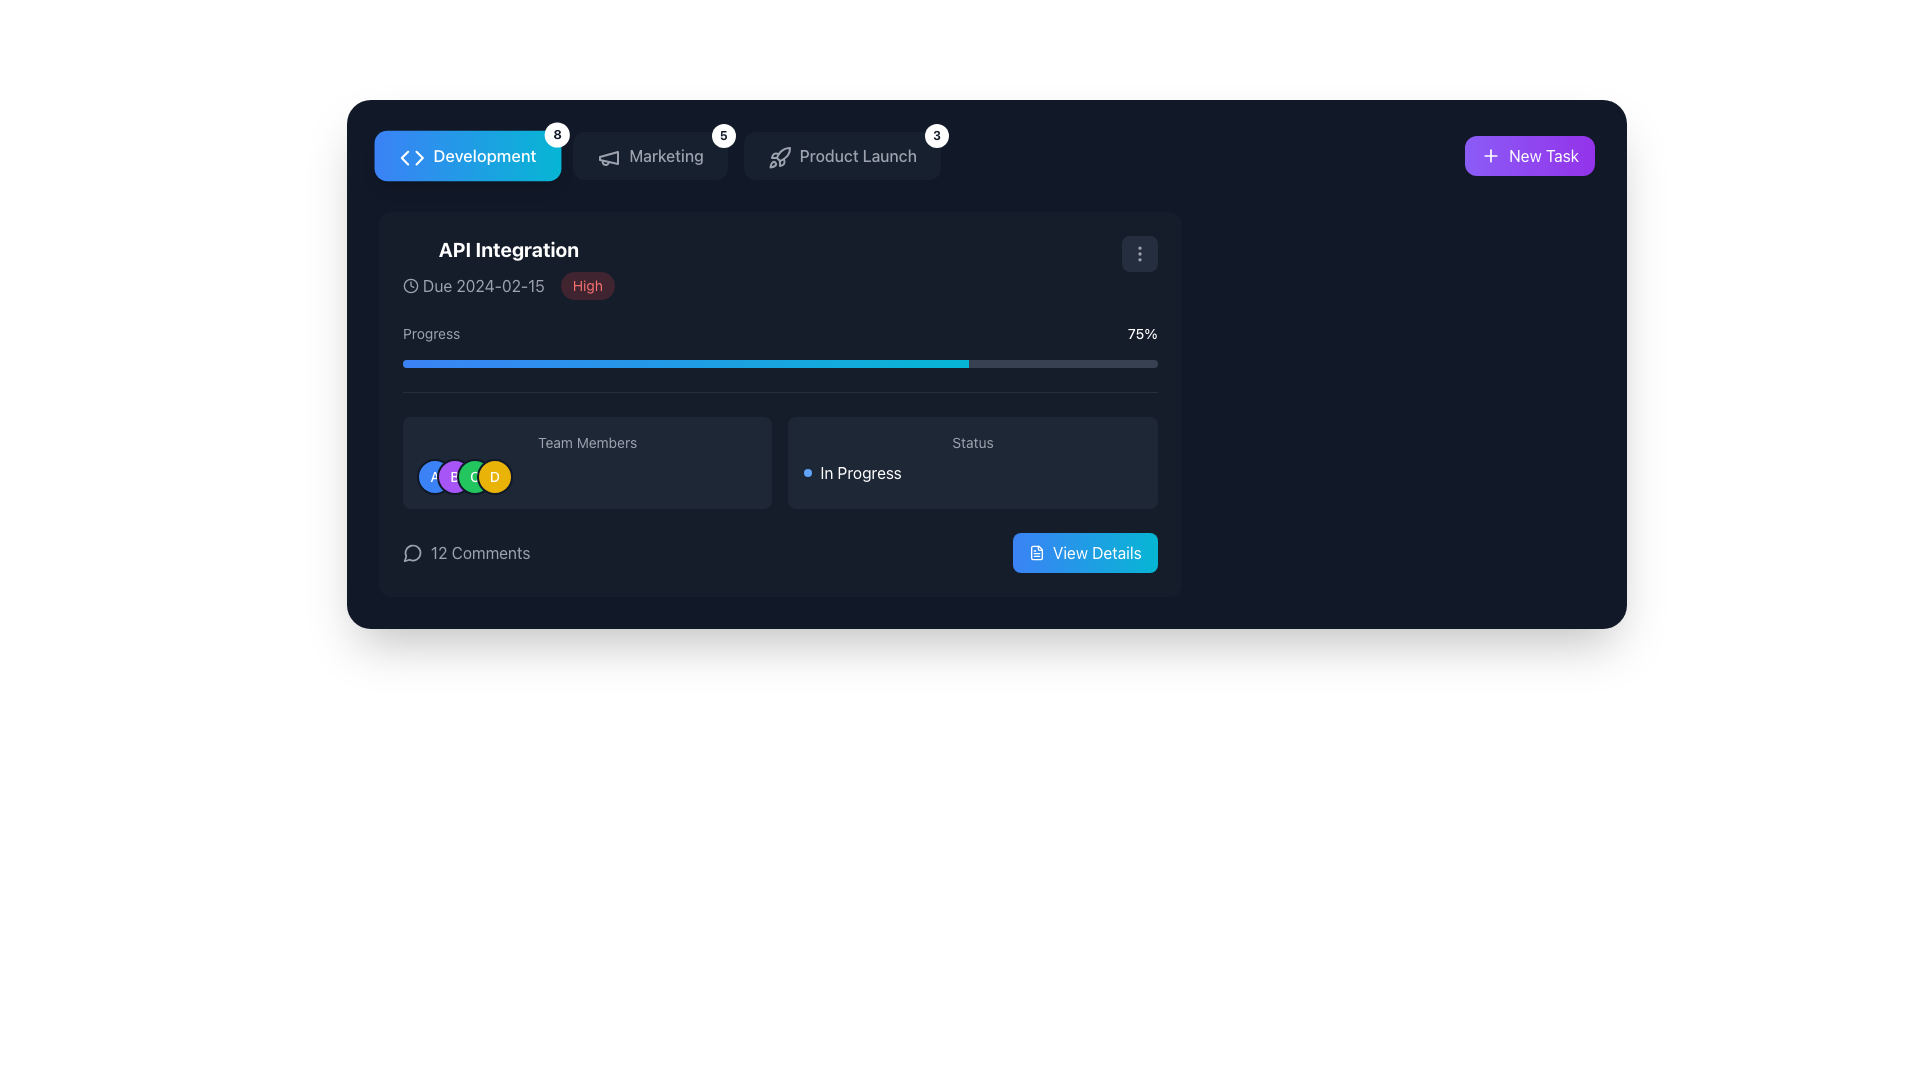  What do you see at coordinates (1139, 253) in the screenshot?
I see `the Icon button located at the top-right corner of the 'API Integration' task card` at bounding box center [1139, 253].